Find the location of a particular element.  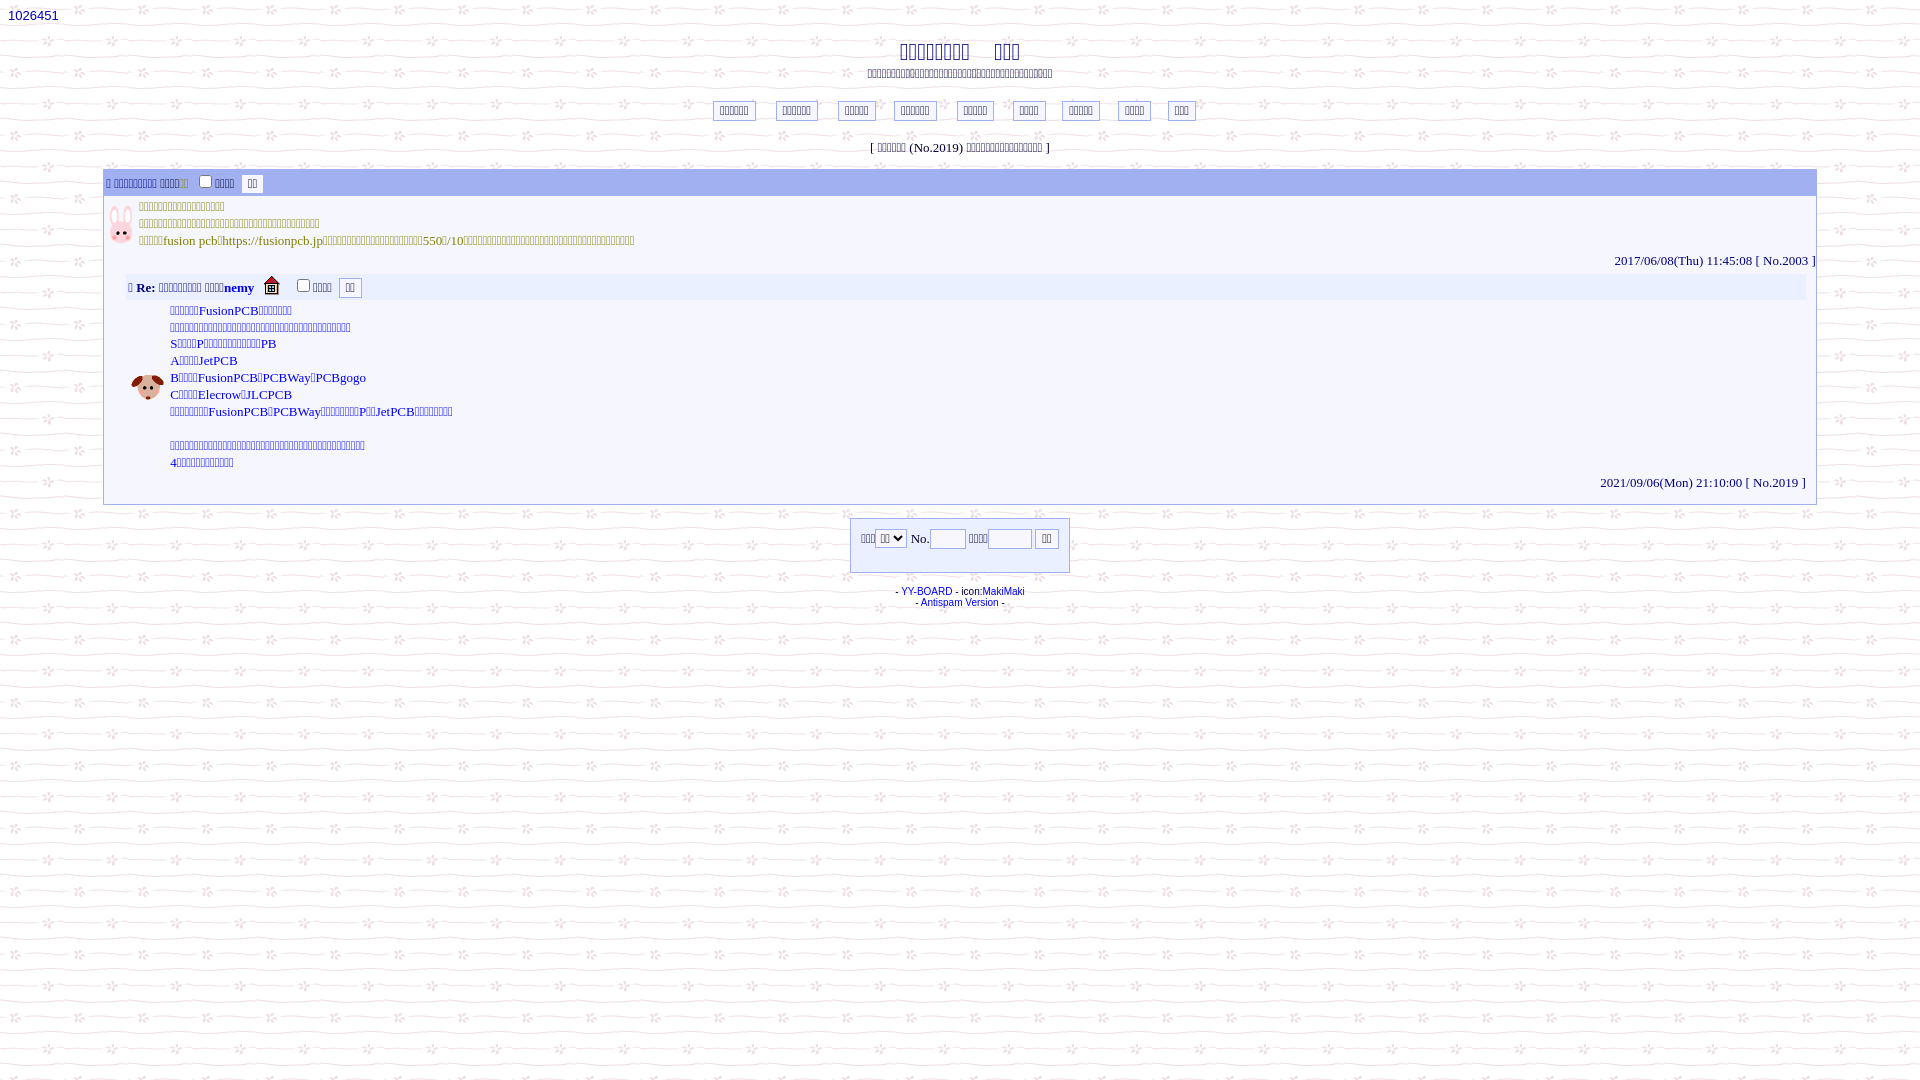

'YY-BOARD' is located at coordinates (925, 590).